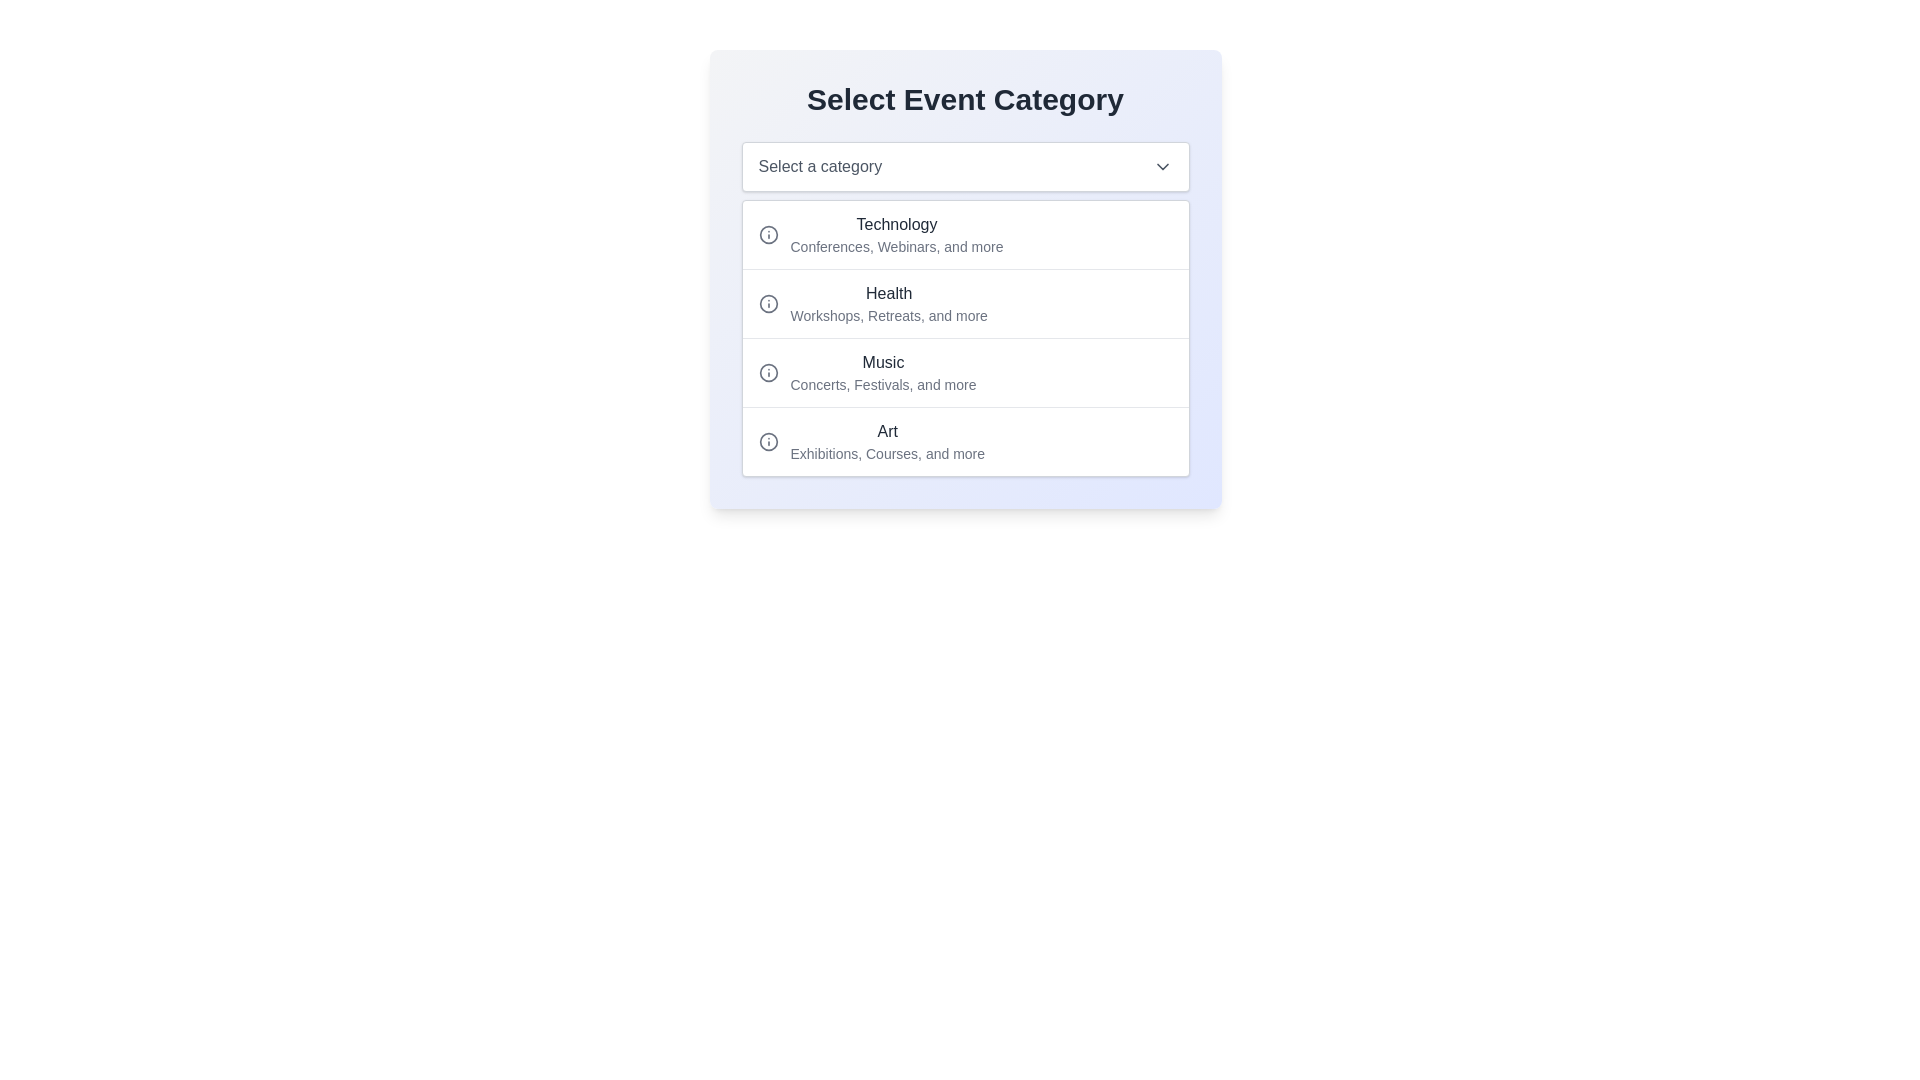  Describe the element at coordinates (965, 440) in the screenshot. I see `the fourth list item under 'Select Event Category' with the title 'Art'` at that location.